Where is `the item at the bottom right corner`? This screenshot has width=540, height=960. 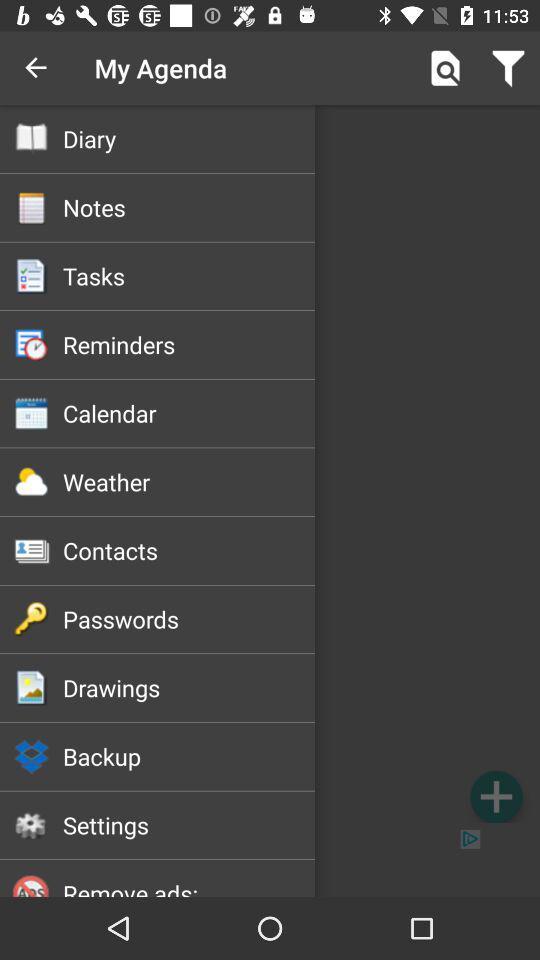 the item at the bottom right corner is located at coordinates (495, 796).